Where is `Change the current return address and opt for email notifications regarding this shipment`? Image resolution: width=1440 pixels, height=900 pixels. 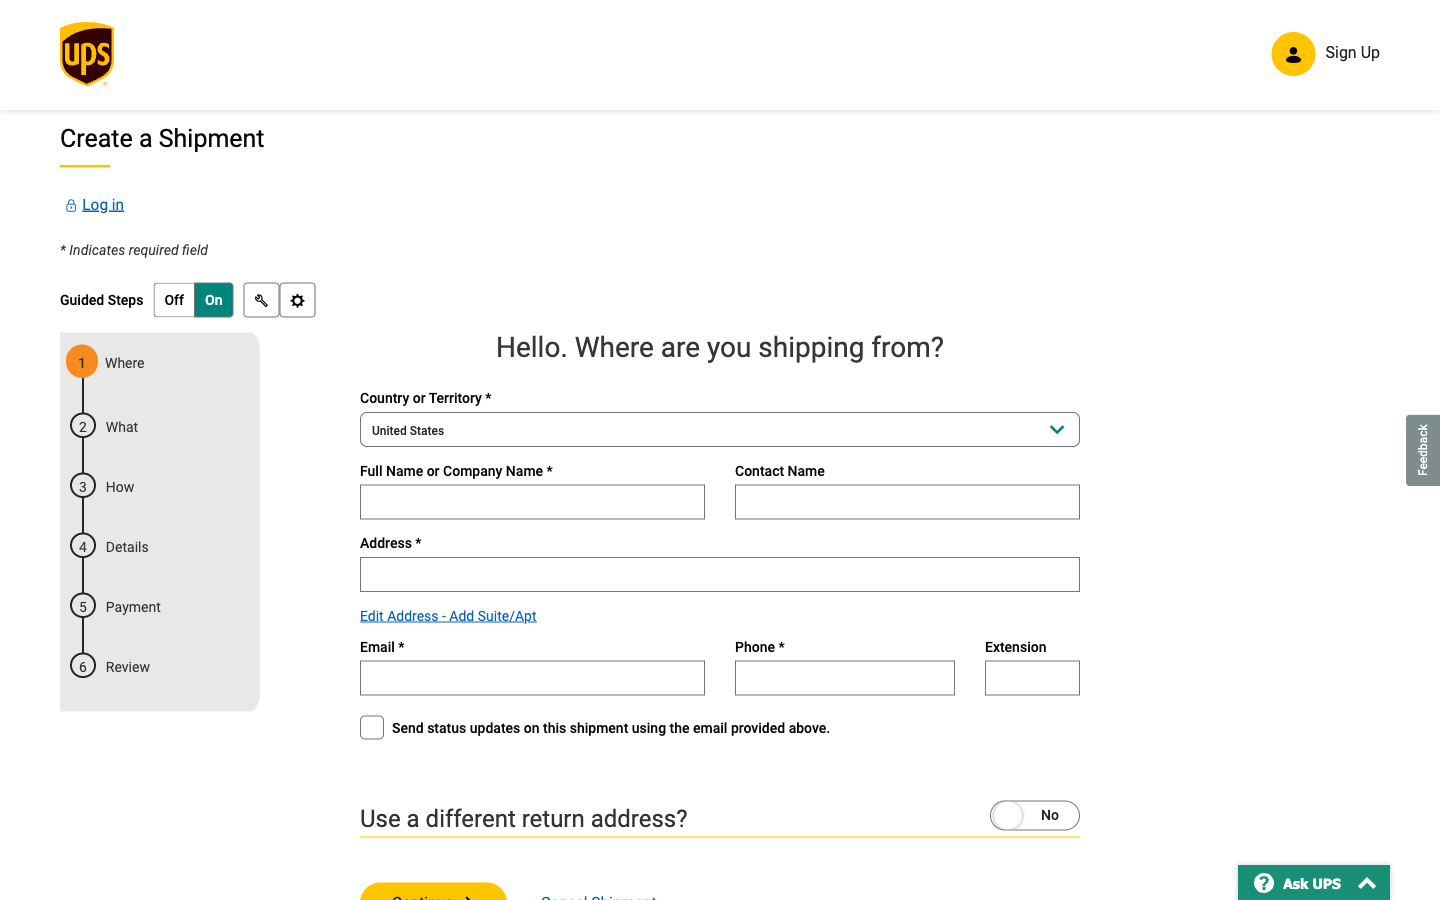 Change the current return address and opt for email notifications regarding this shipment is located at coordinates (995, 813).